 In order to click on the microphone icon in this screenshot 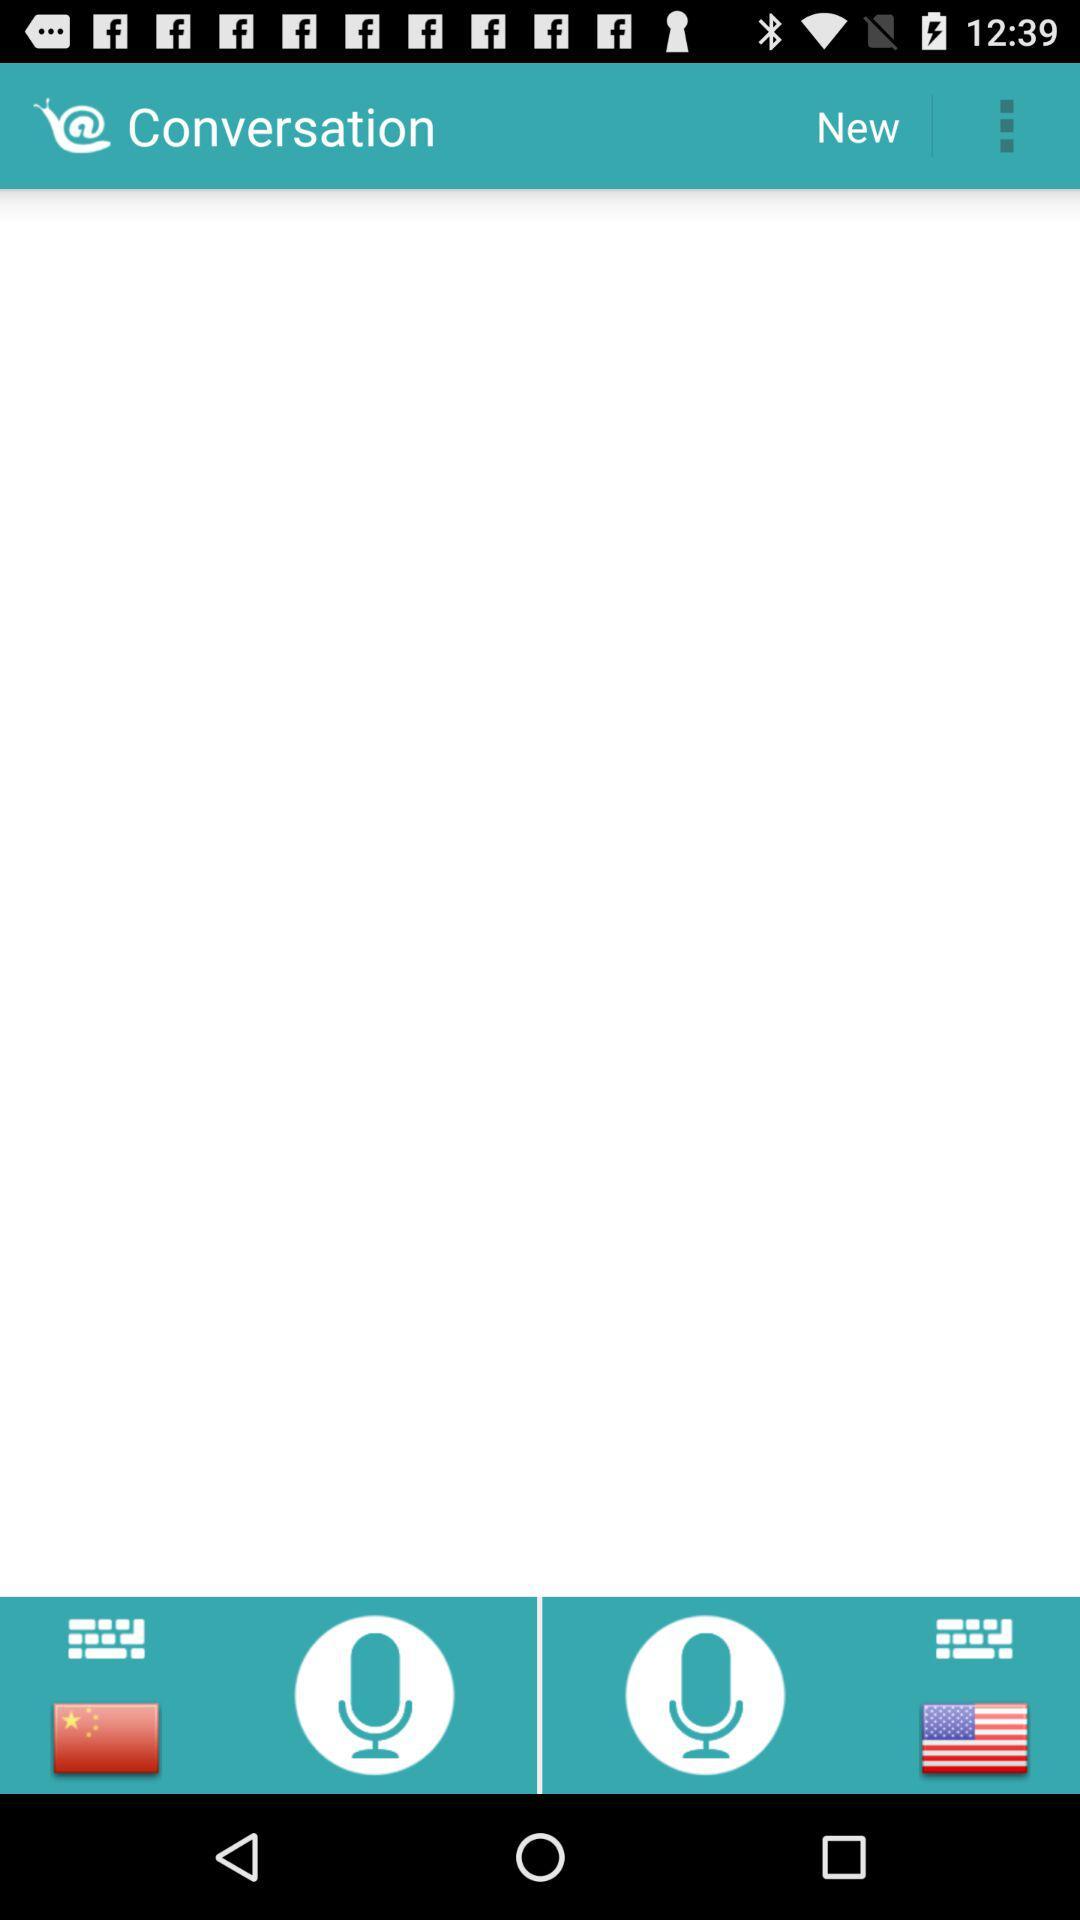, I will do `click(374, 1814)`.